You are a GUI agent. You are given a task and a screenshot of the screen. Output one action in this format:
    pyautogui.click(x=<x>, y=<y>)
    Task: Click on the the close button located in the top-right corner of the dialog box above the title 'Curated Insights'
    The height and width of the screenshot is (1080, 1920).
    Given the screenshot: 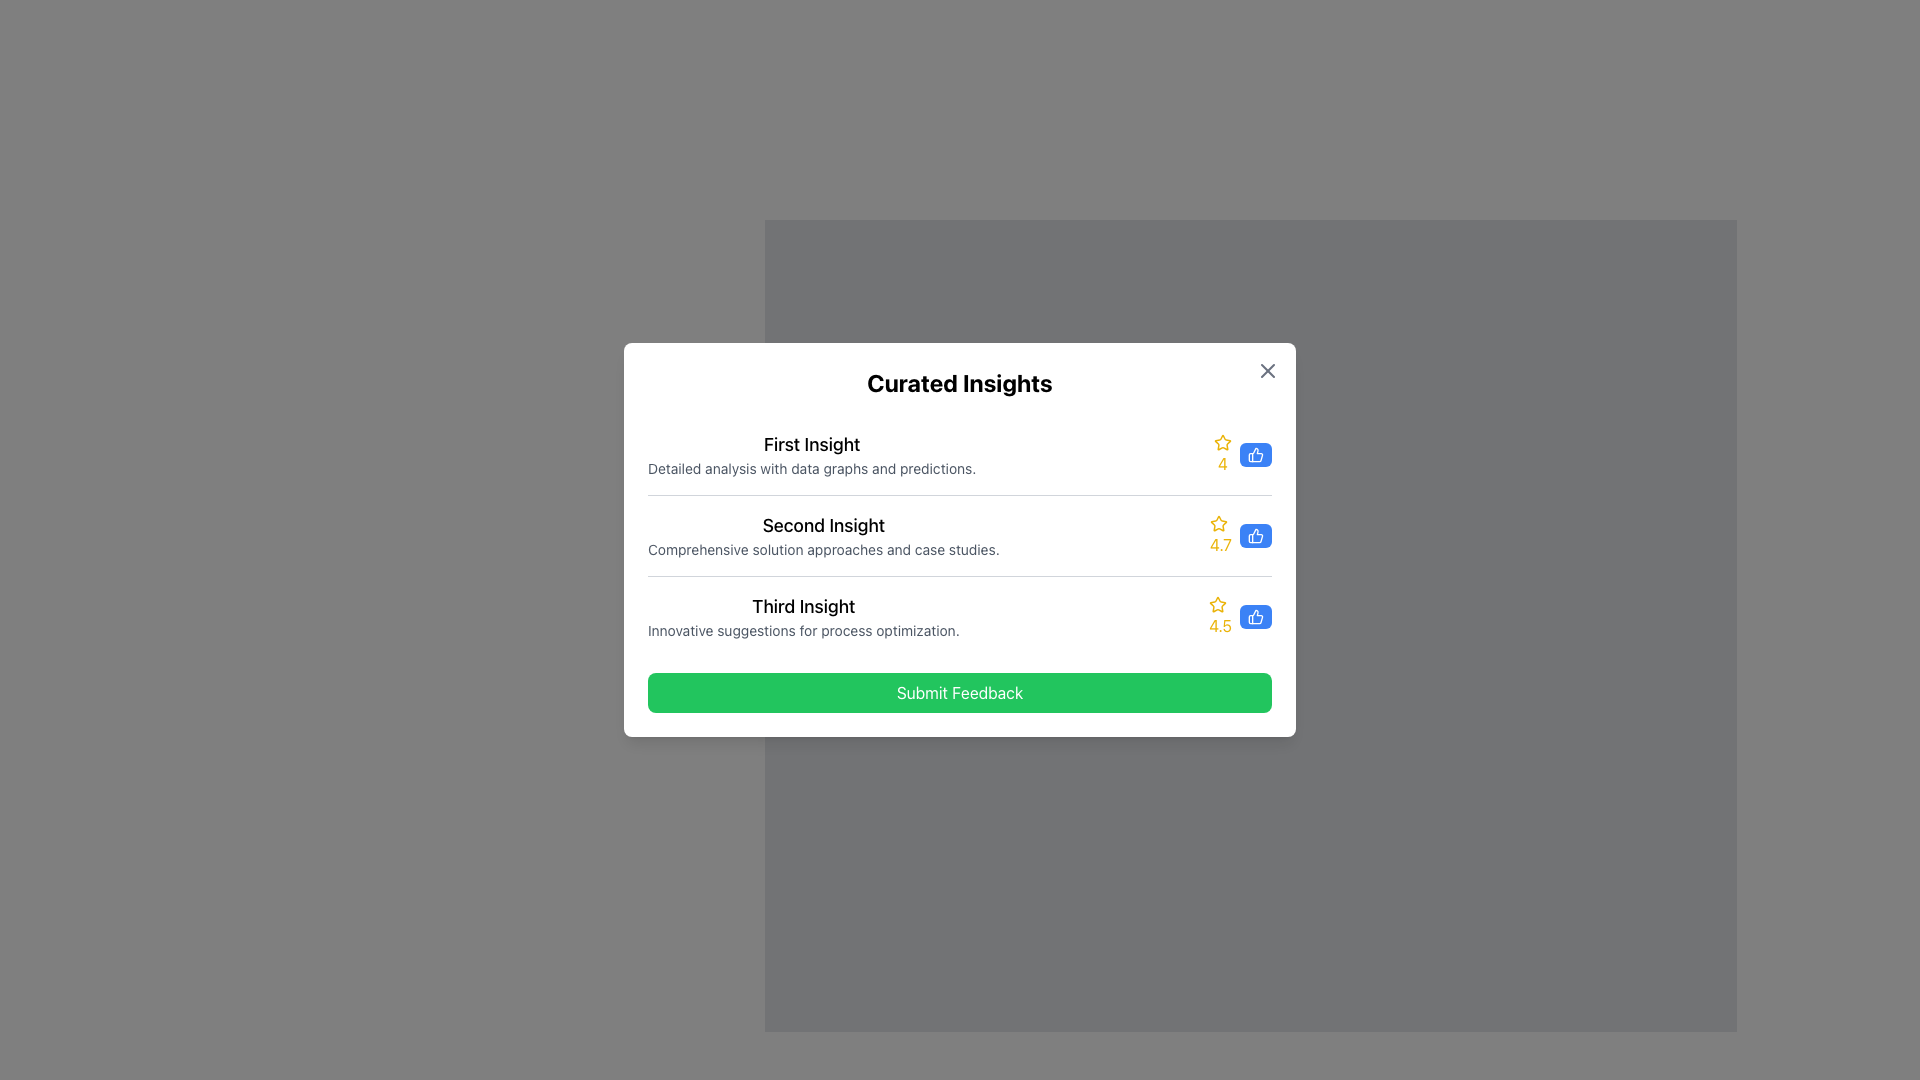 What is the action you would take?
    pyautogui.click(x=1266, y=370)
    